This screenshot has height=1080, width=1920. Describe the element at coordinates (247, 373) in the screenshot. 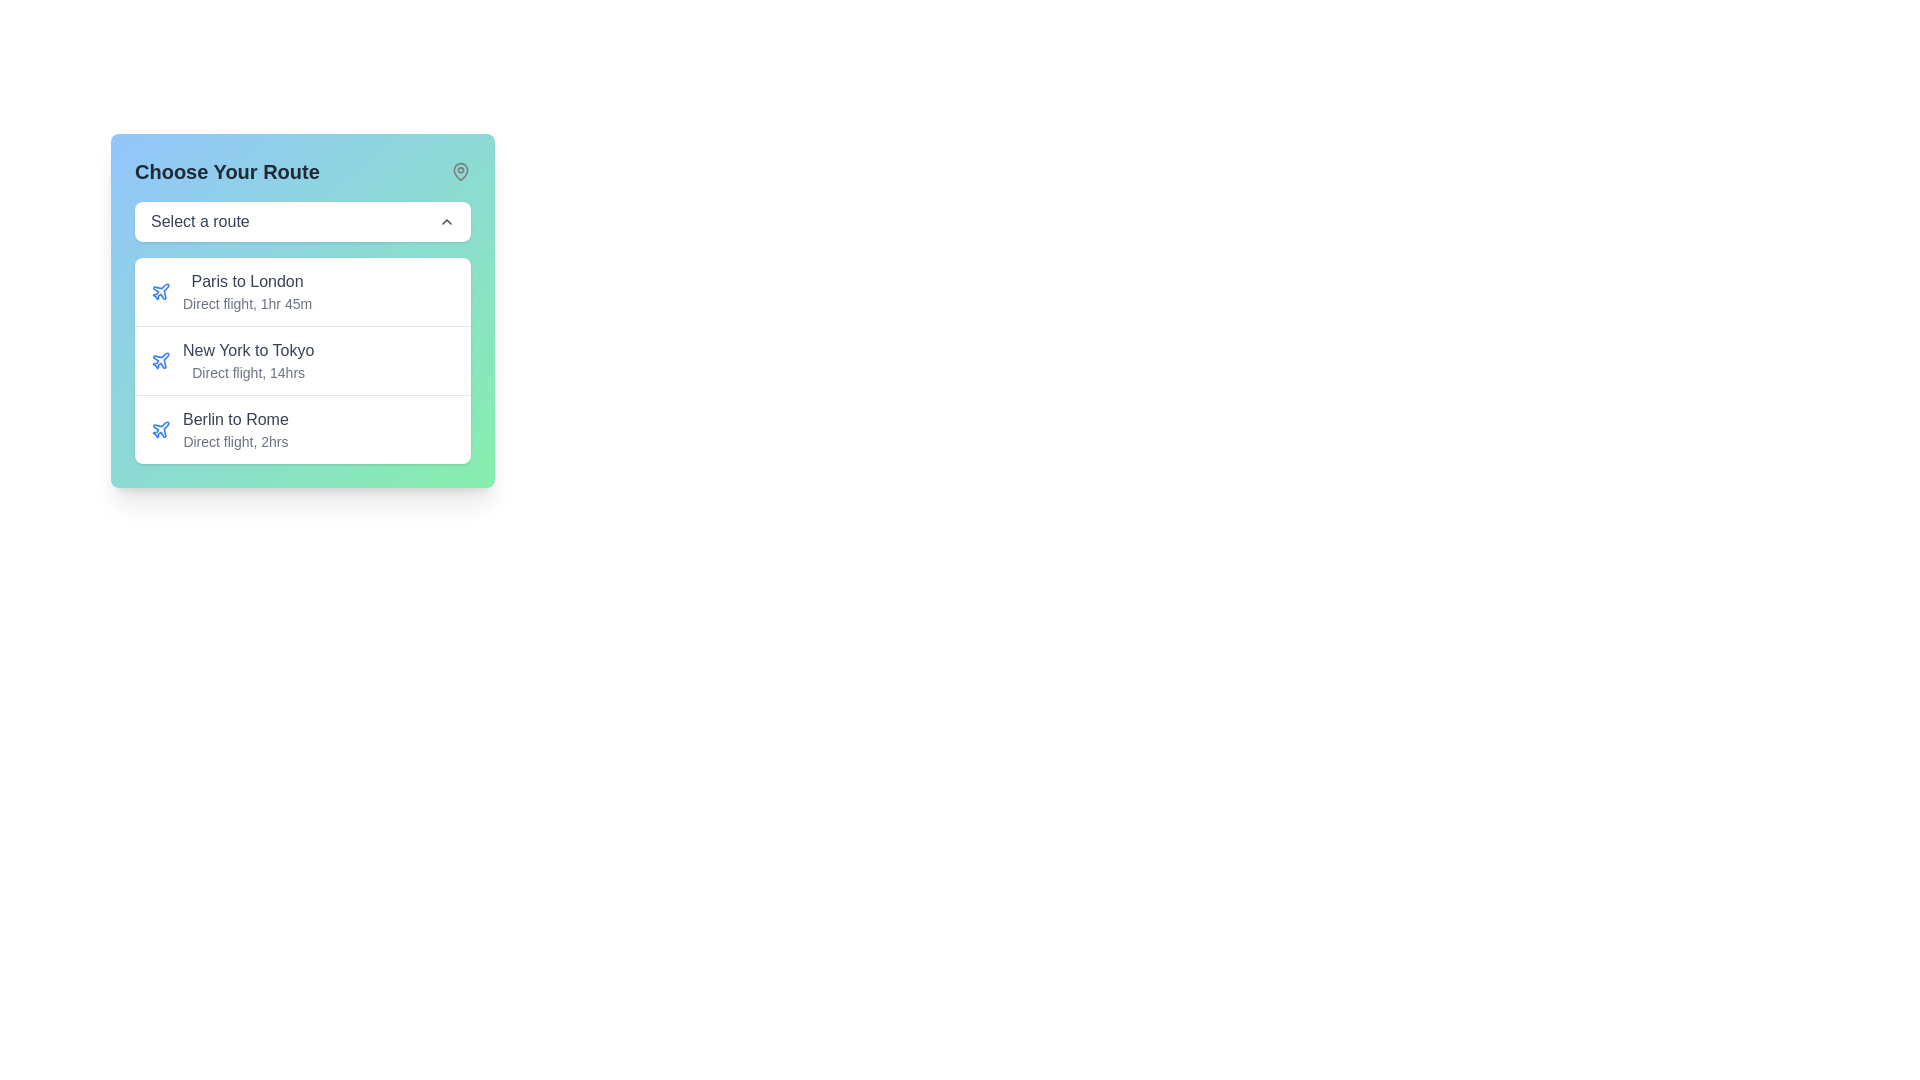

I see `the text label that provides details about the flight type and duration for the route 'New York to Tokyo', located under the title 'Choose Your Route' as the second item in the list` at that location.